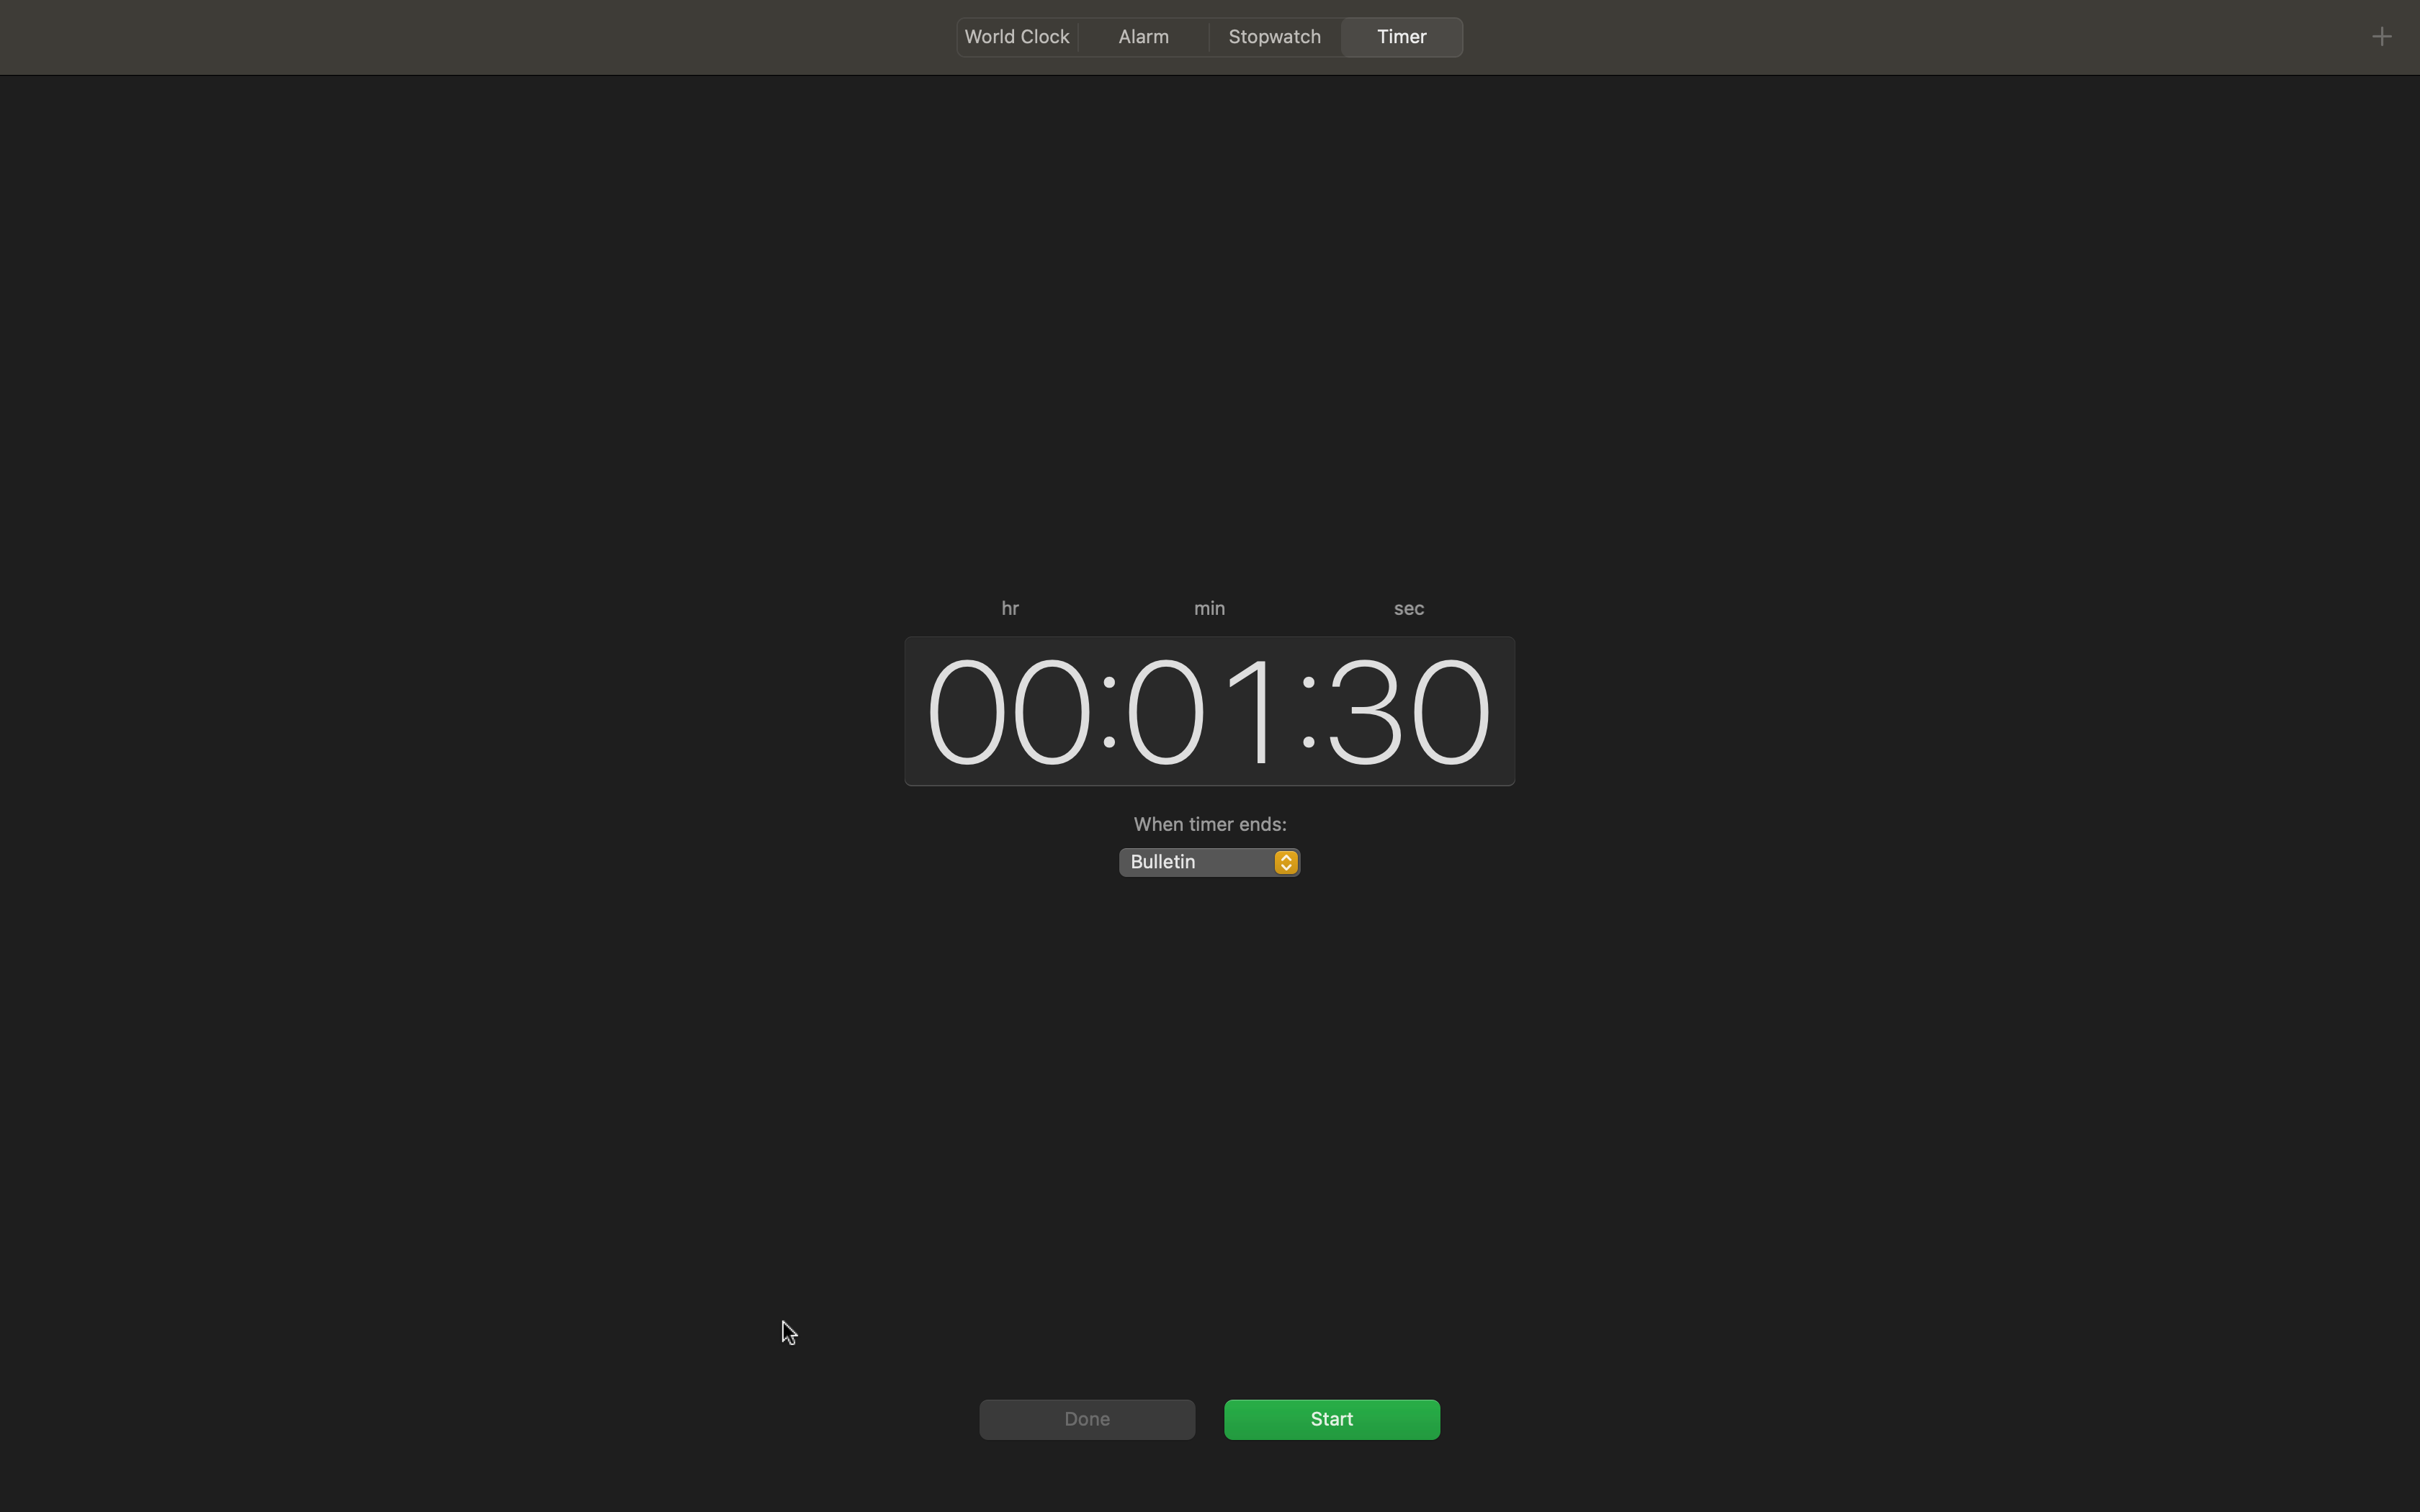 The image size is (2420, 1512). I want to click on the clock"s seconds component to 59, so click(1411, 705).